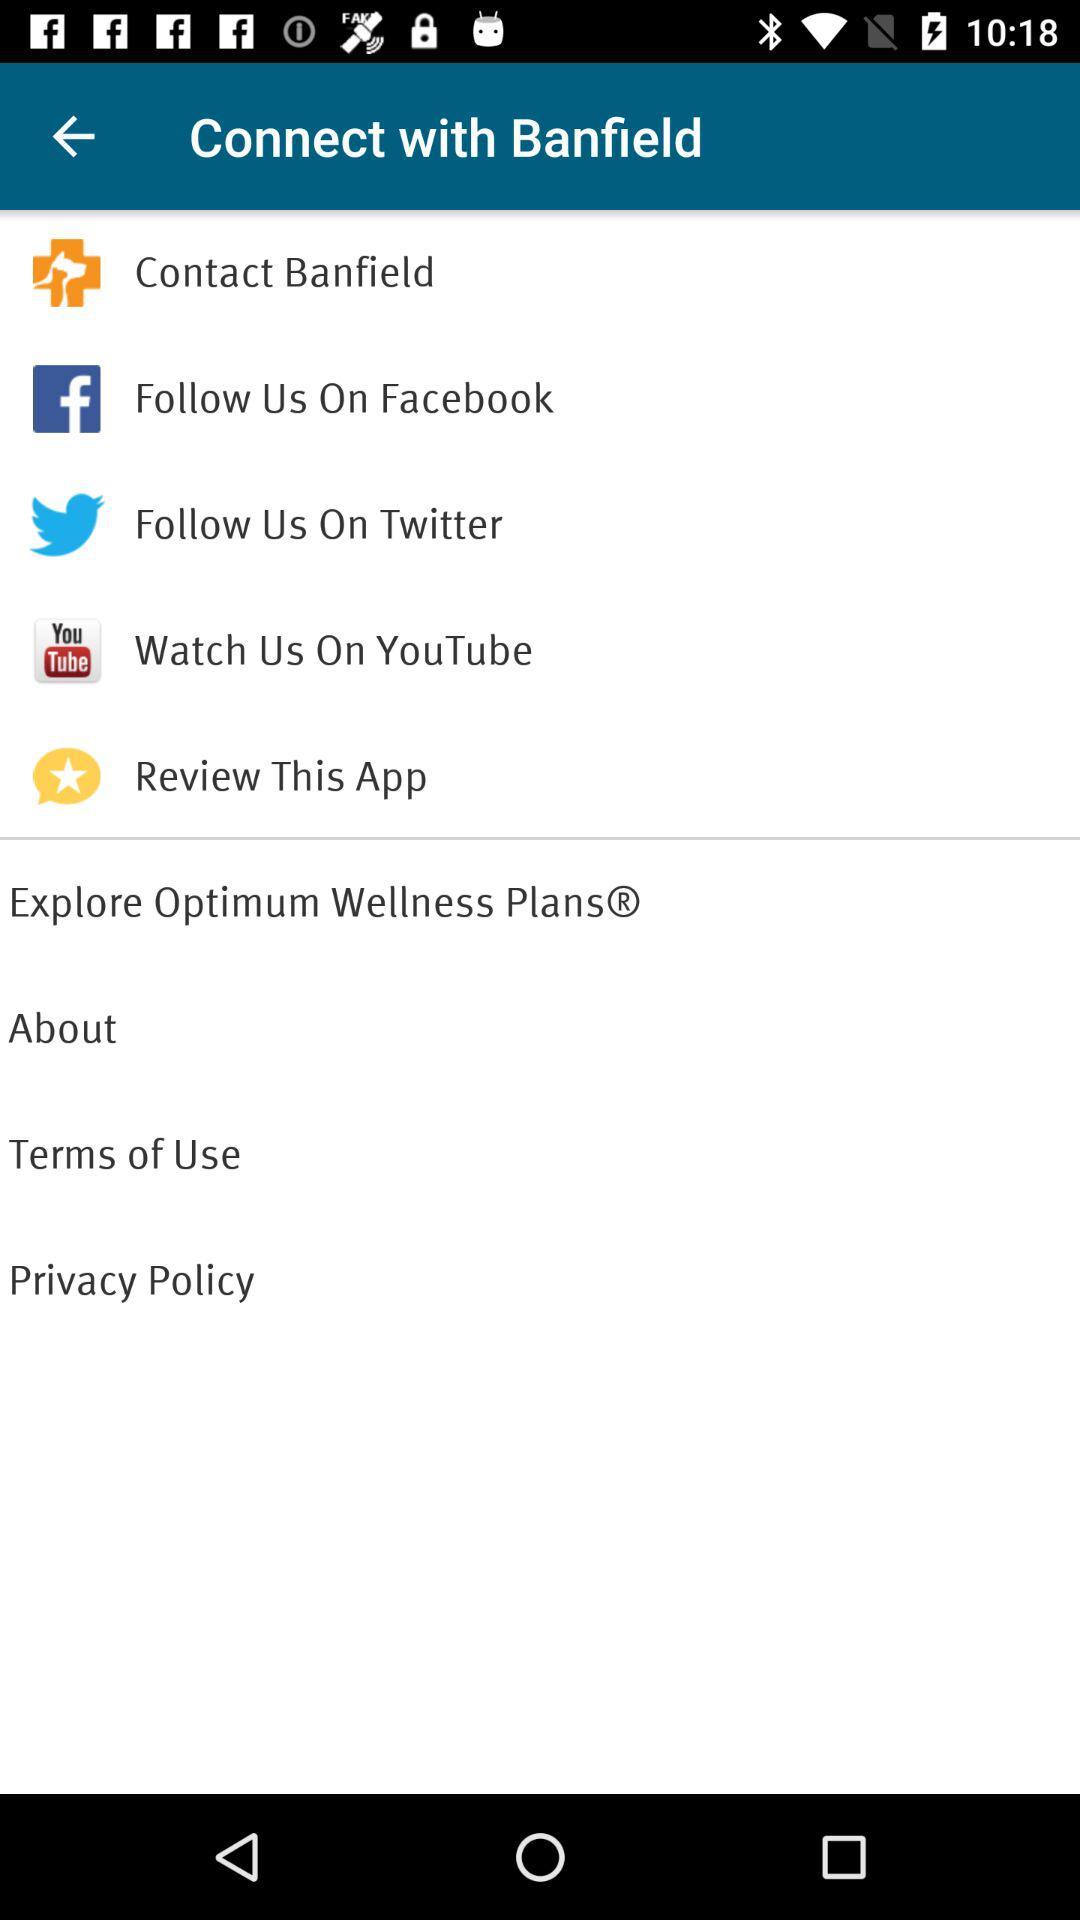  I want to click on the explore optimum wellness, so click(540, 901).